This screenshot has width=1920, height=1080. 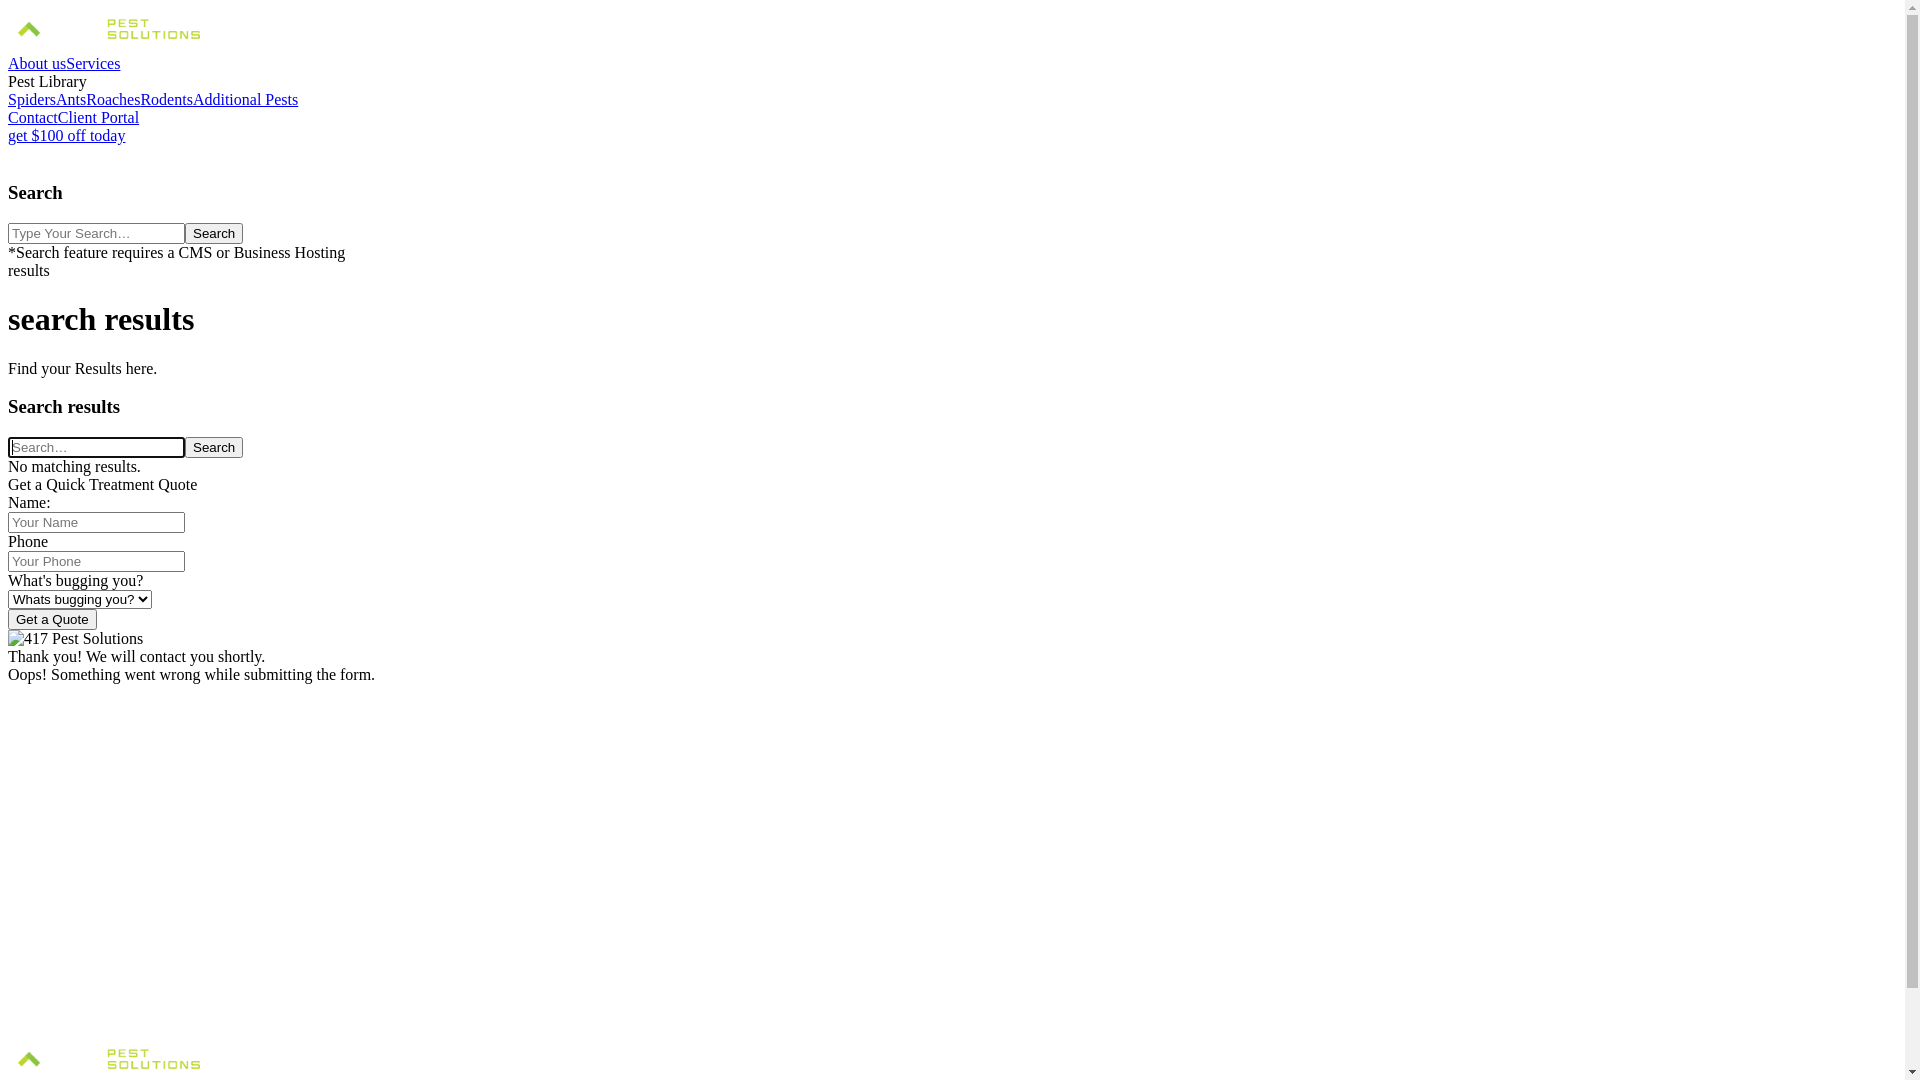 I want to click on 'Additional Pests', so click(x=192, y=99).